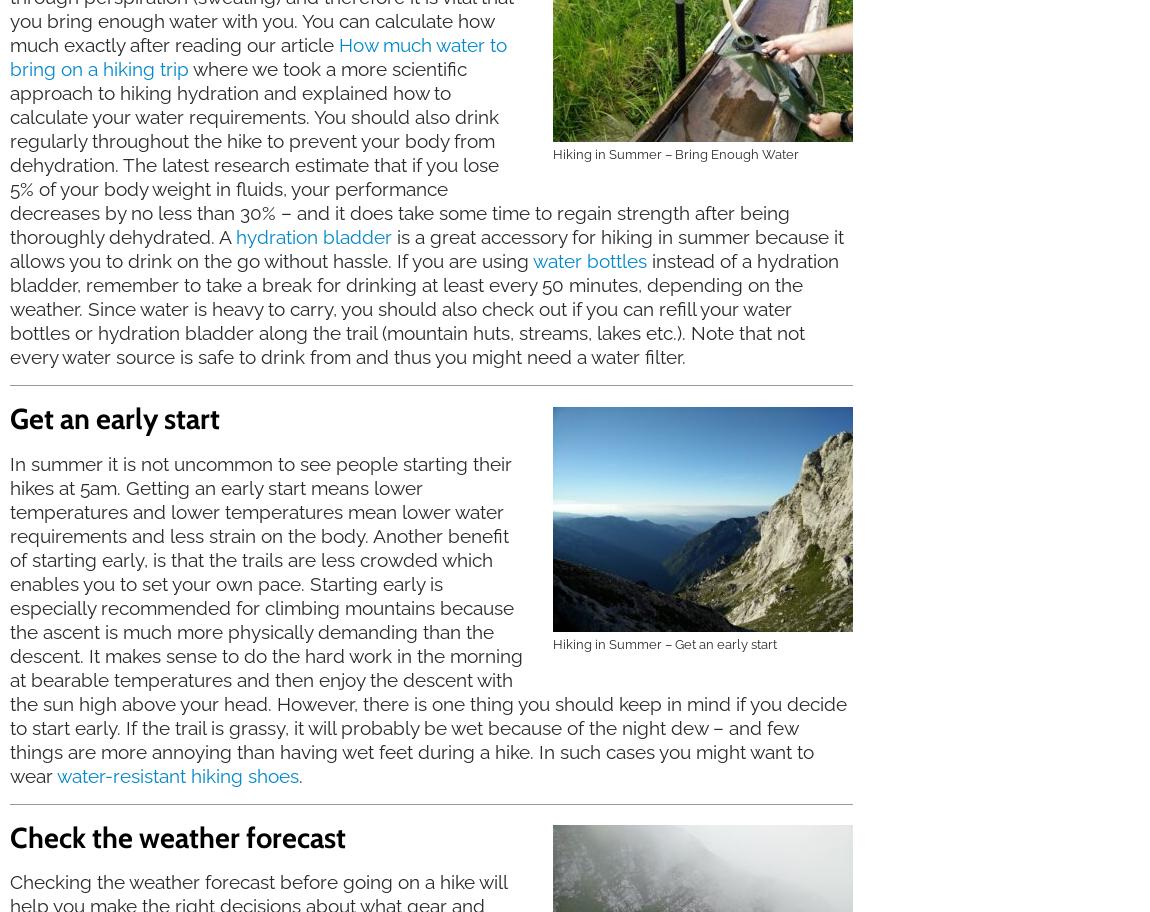 The height and width of the screenshot is (912, 1150). I want to click on 'Check the weather forecast', so click(9, 836).